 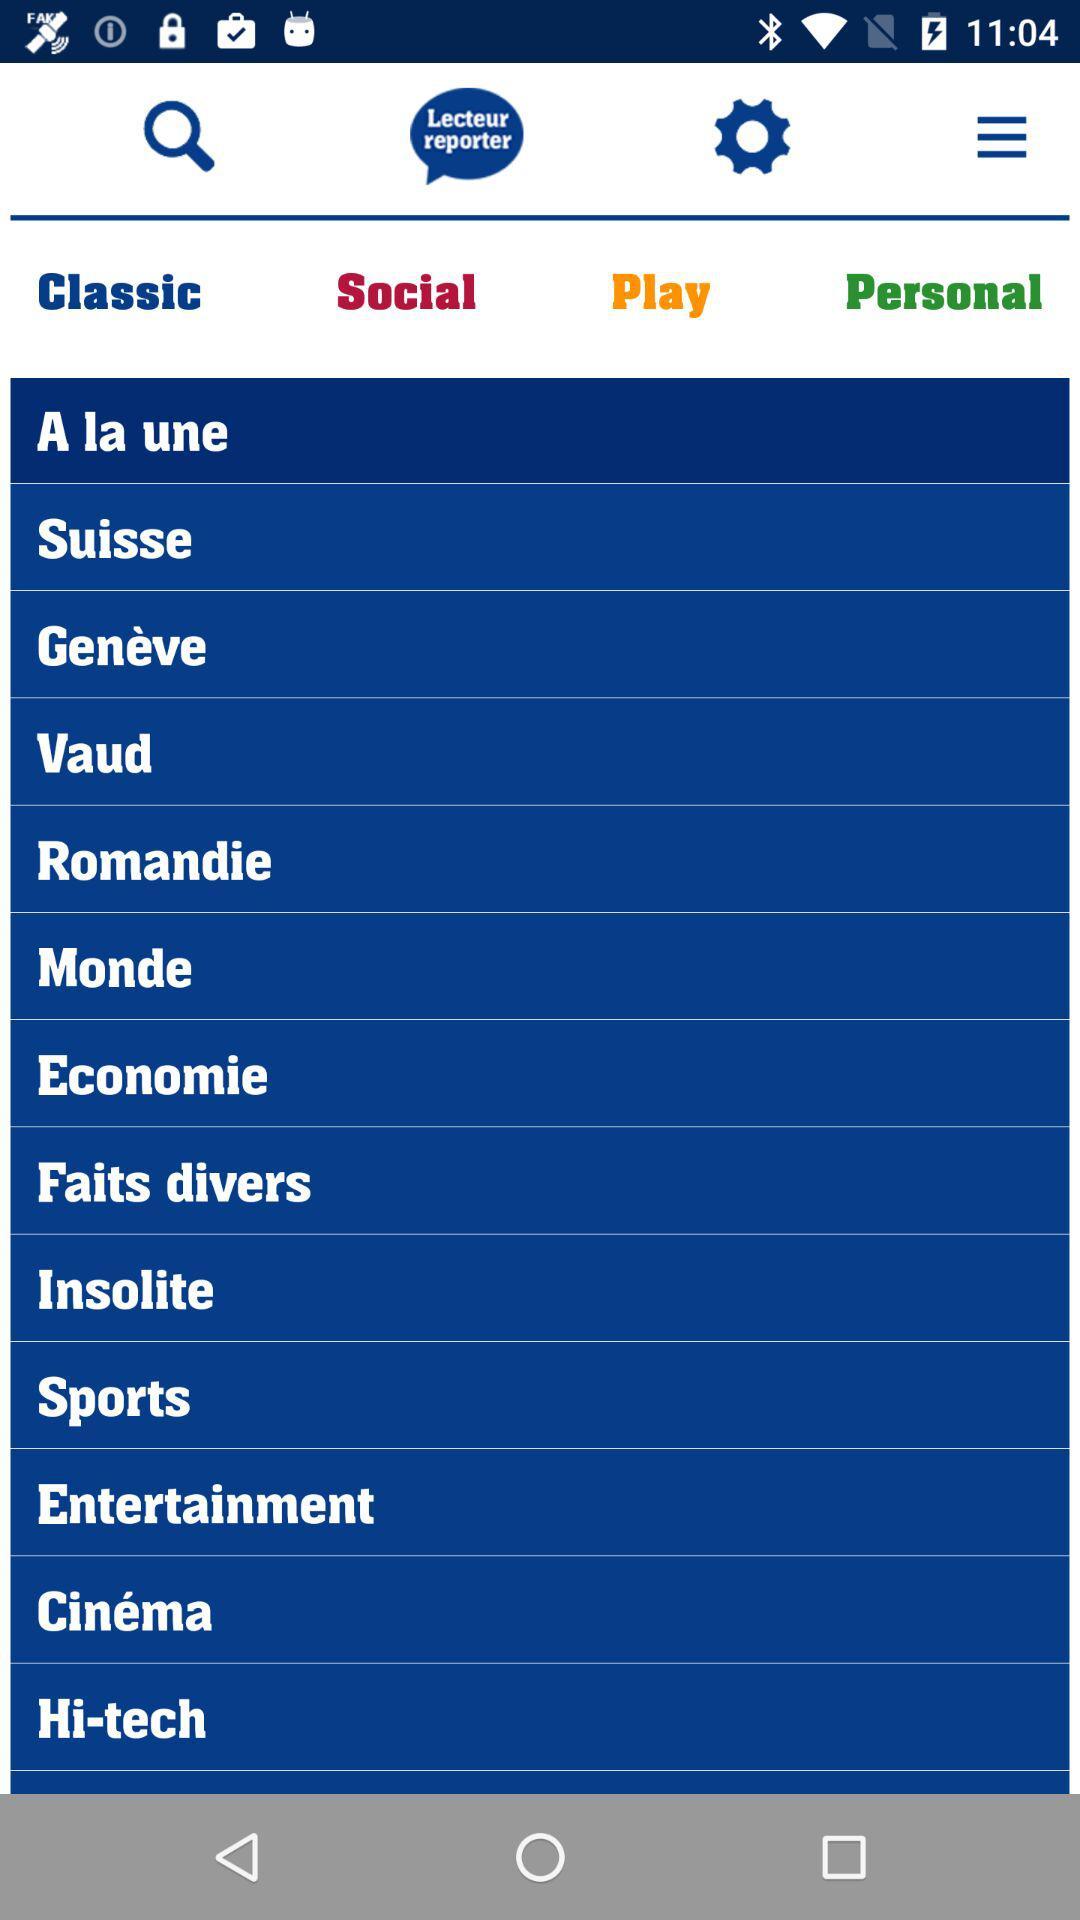 I want to click on the emoji icon, so click(x=752, y=135).